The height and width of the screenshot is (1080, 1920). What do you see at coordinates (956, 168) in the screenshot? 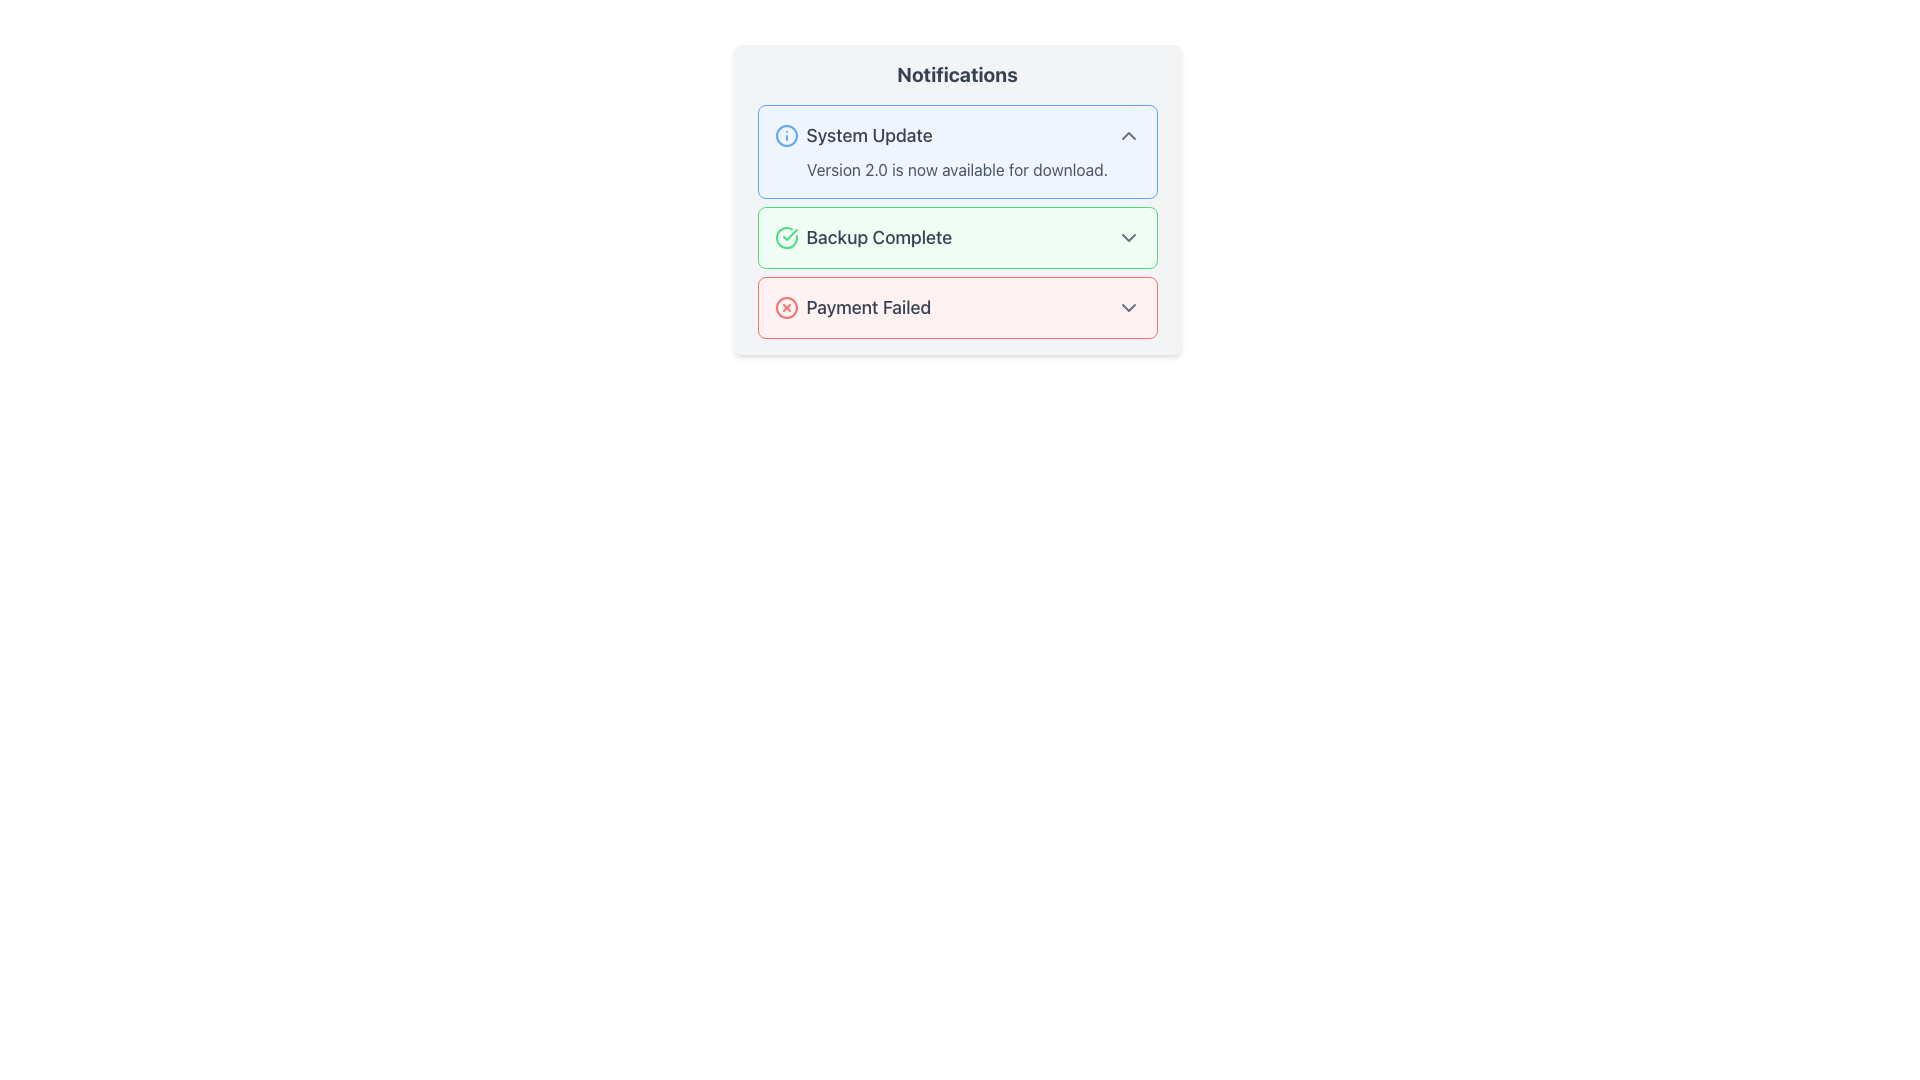
I see `the text element displaying 'Version 2.0 is now available for download.' located within the blue-bordered notification box under the header 'System Update.'` at bounding box center [956, 168].